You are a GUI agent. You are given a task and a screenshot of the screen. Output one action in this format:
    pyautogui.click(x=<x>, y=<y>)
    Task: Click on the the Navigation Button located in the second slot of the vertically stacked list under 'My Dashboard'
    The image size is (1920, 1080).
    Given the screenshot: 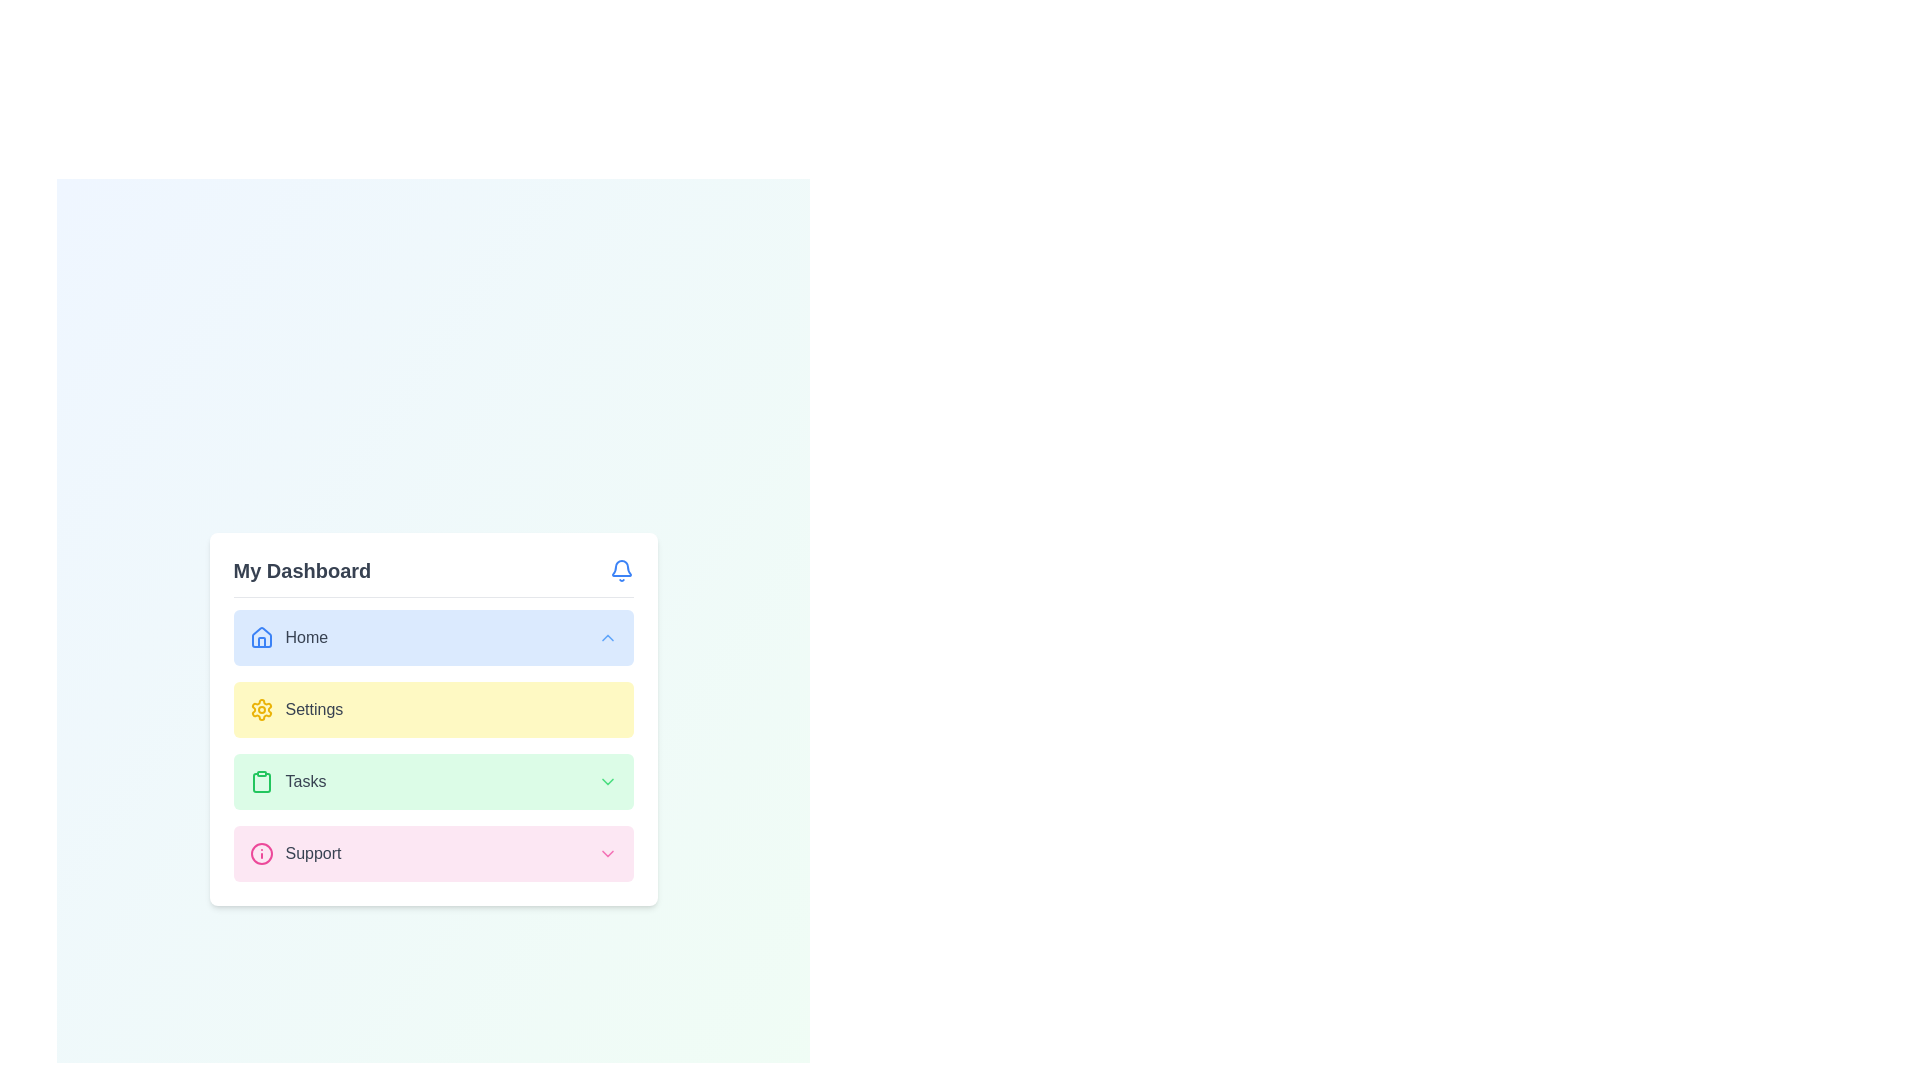 What is the action you would take?
    pyautogui.click(x=432, y=708)
    